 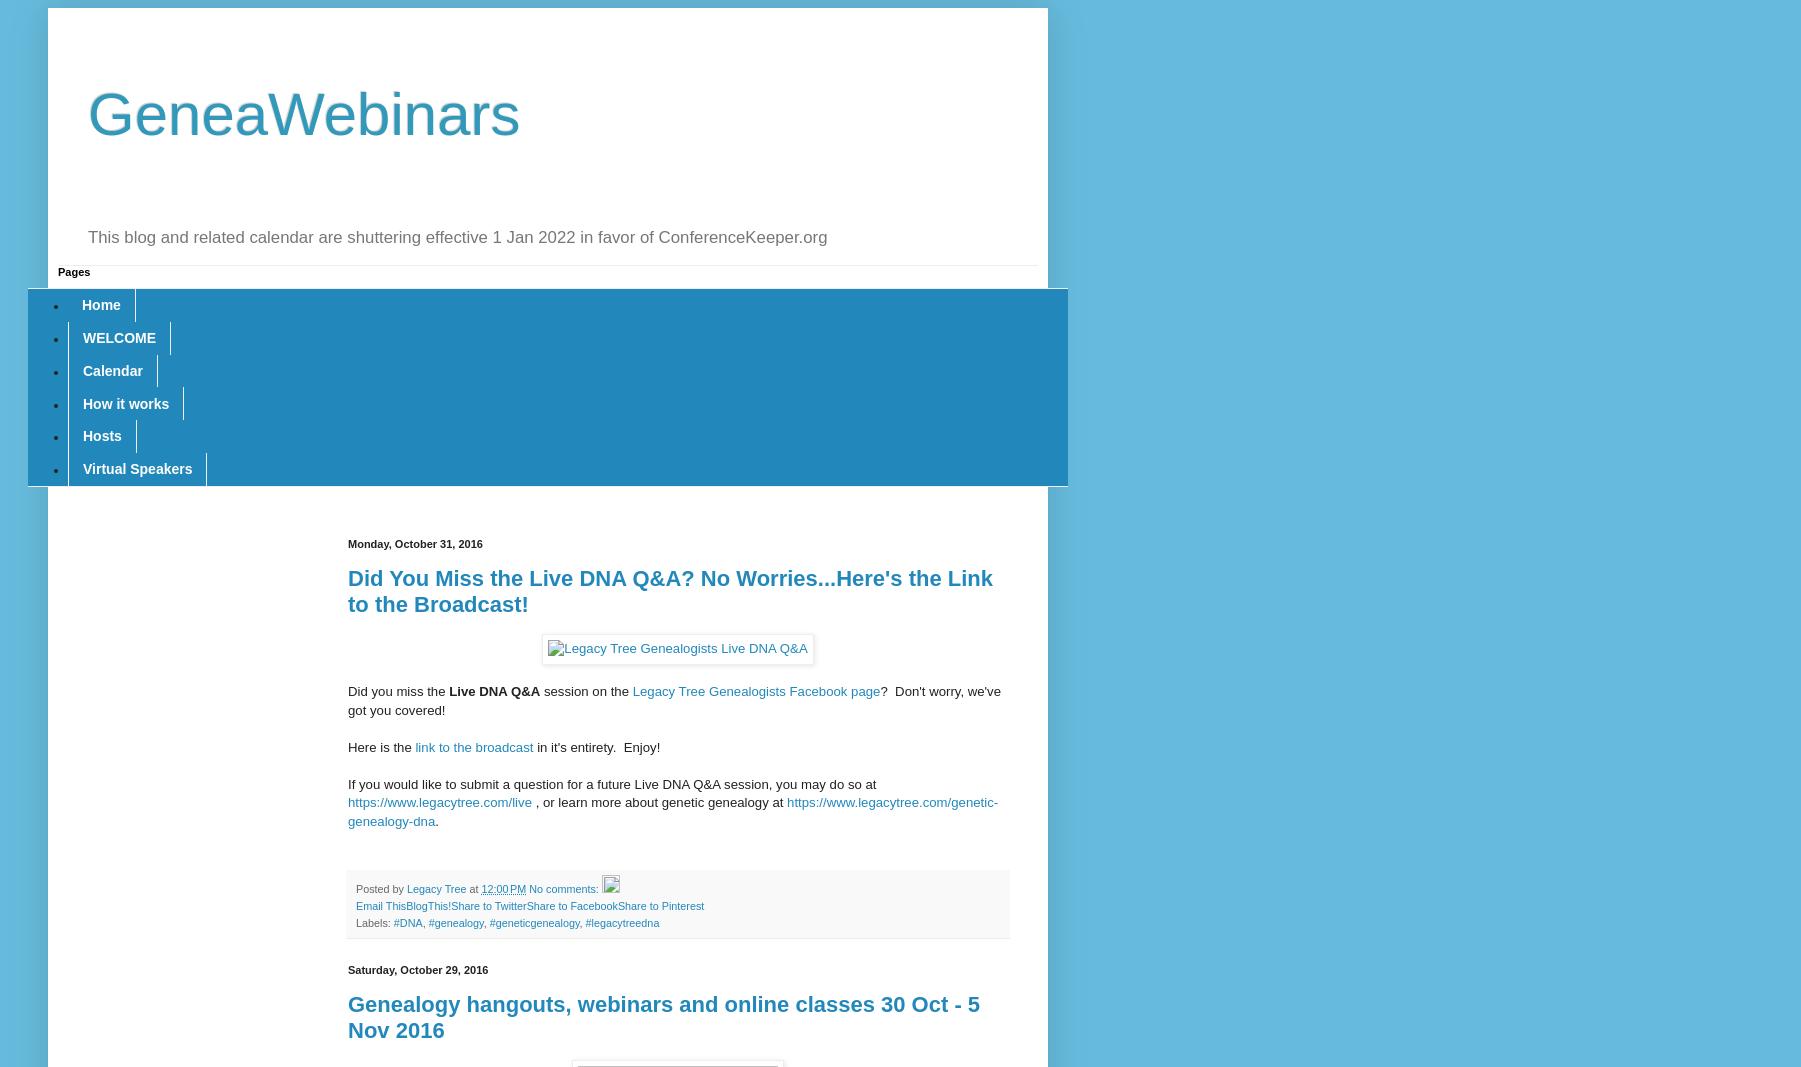 I want to click on 'BlogThis!', so click(x=427, y=905).